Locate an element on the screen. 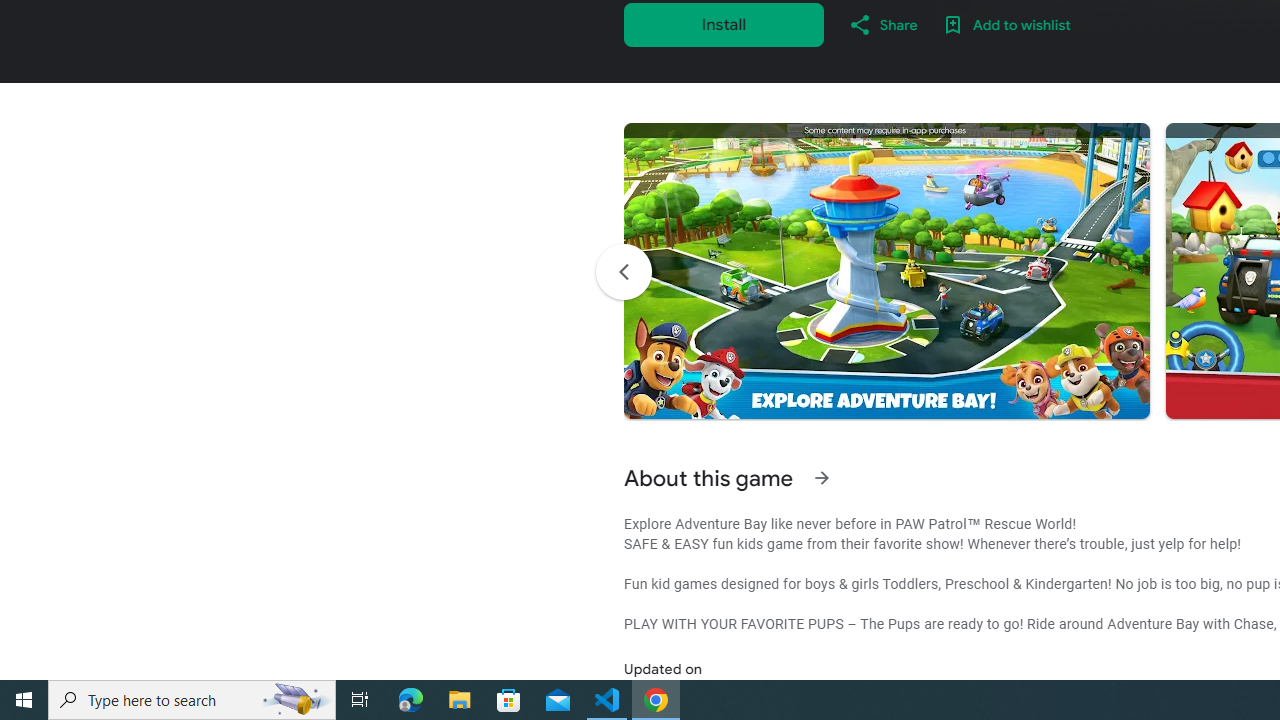 The height and width of the screenshot is (720, 1280). 'Screenshot image' is located at coordinates (885, 271).